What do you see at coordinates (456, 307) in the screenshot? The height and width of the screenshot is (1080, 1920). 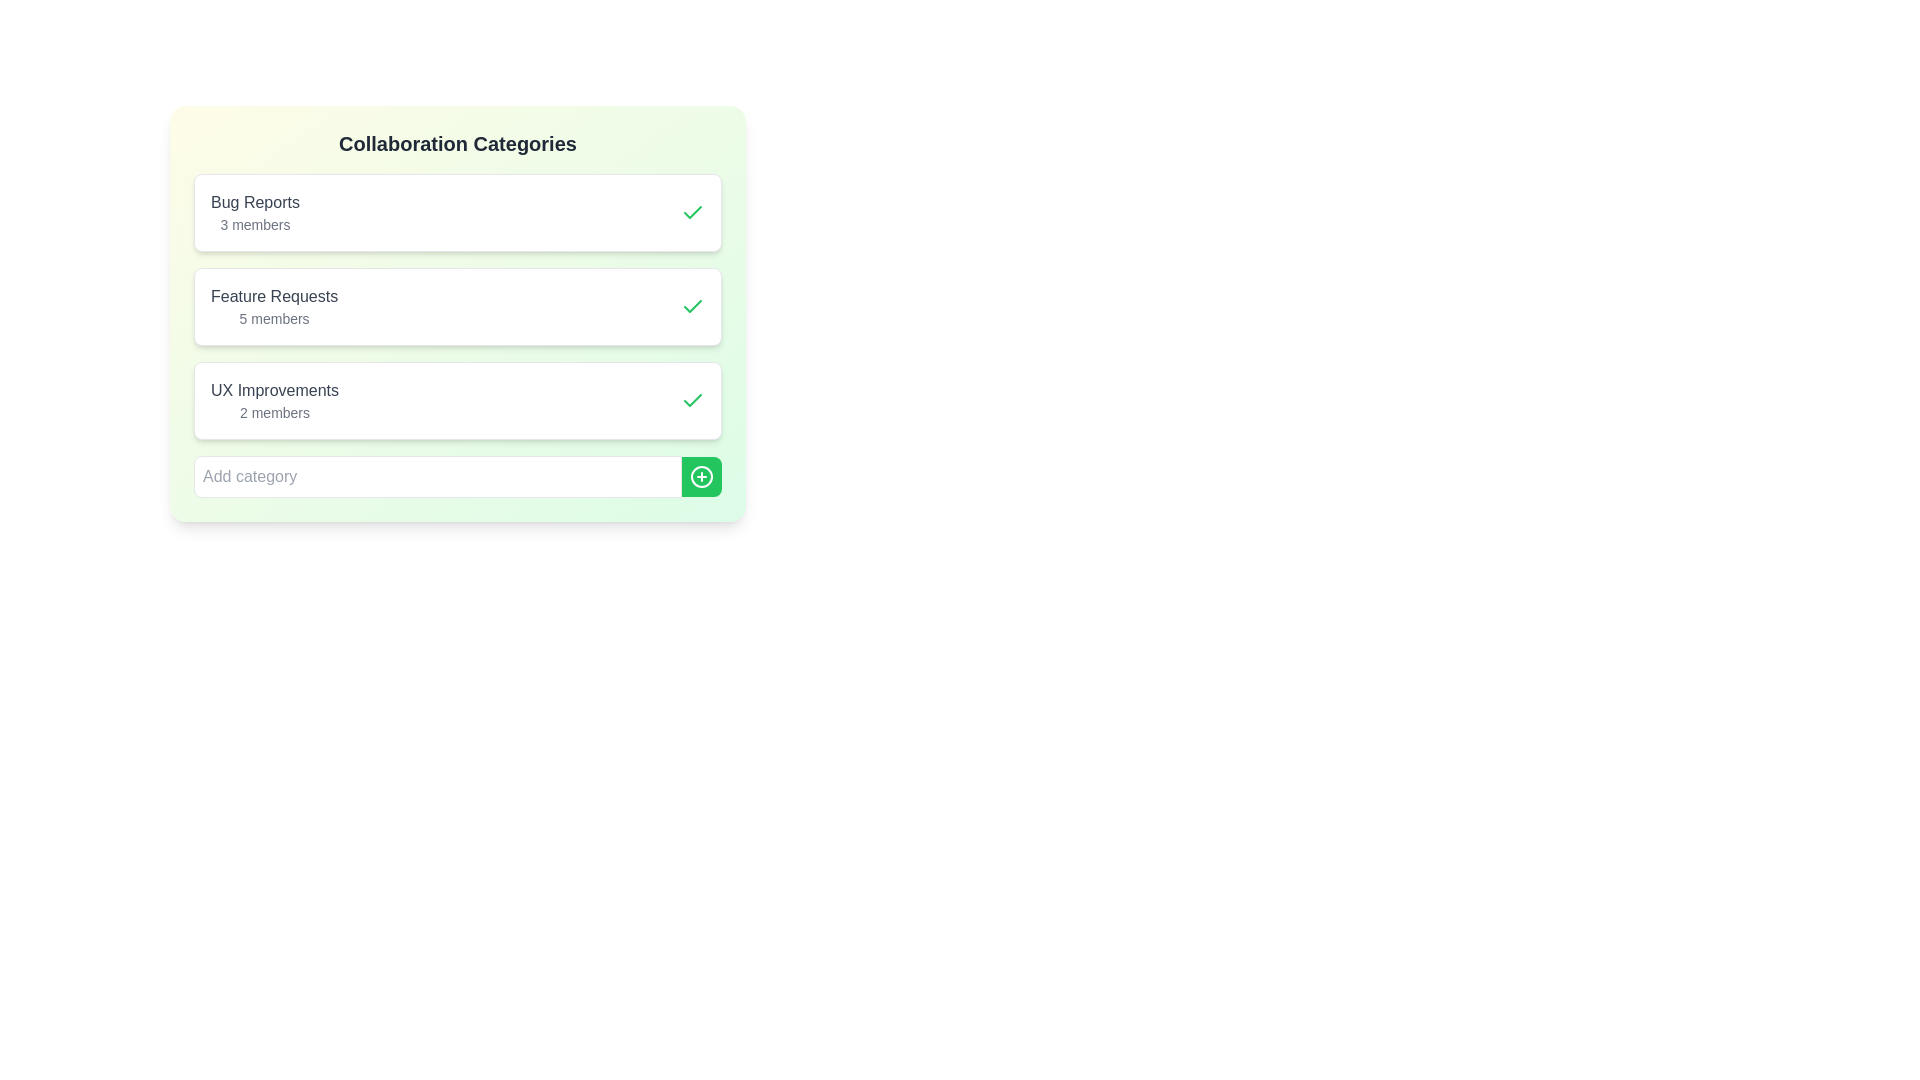 I see `the category Feature Requests to observe visual feedback` at bounding box center [456, 307].